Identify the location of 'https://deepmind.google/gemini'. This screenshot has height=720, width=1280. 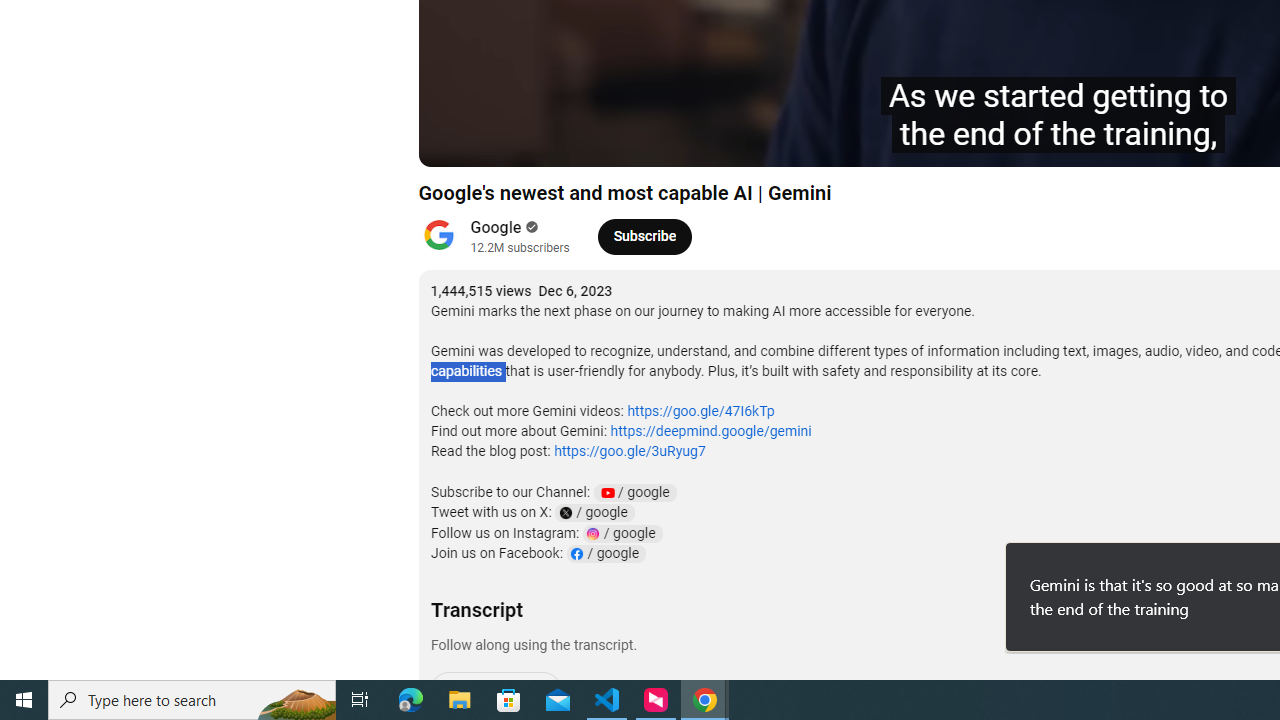
(711, 430).